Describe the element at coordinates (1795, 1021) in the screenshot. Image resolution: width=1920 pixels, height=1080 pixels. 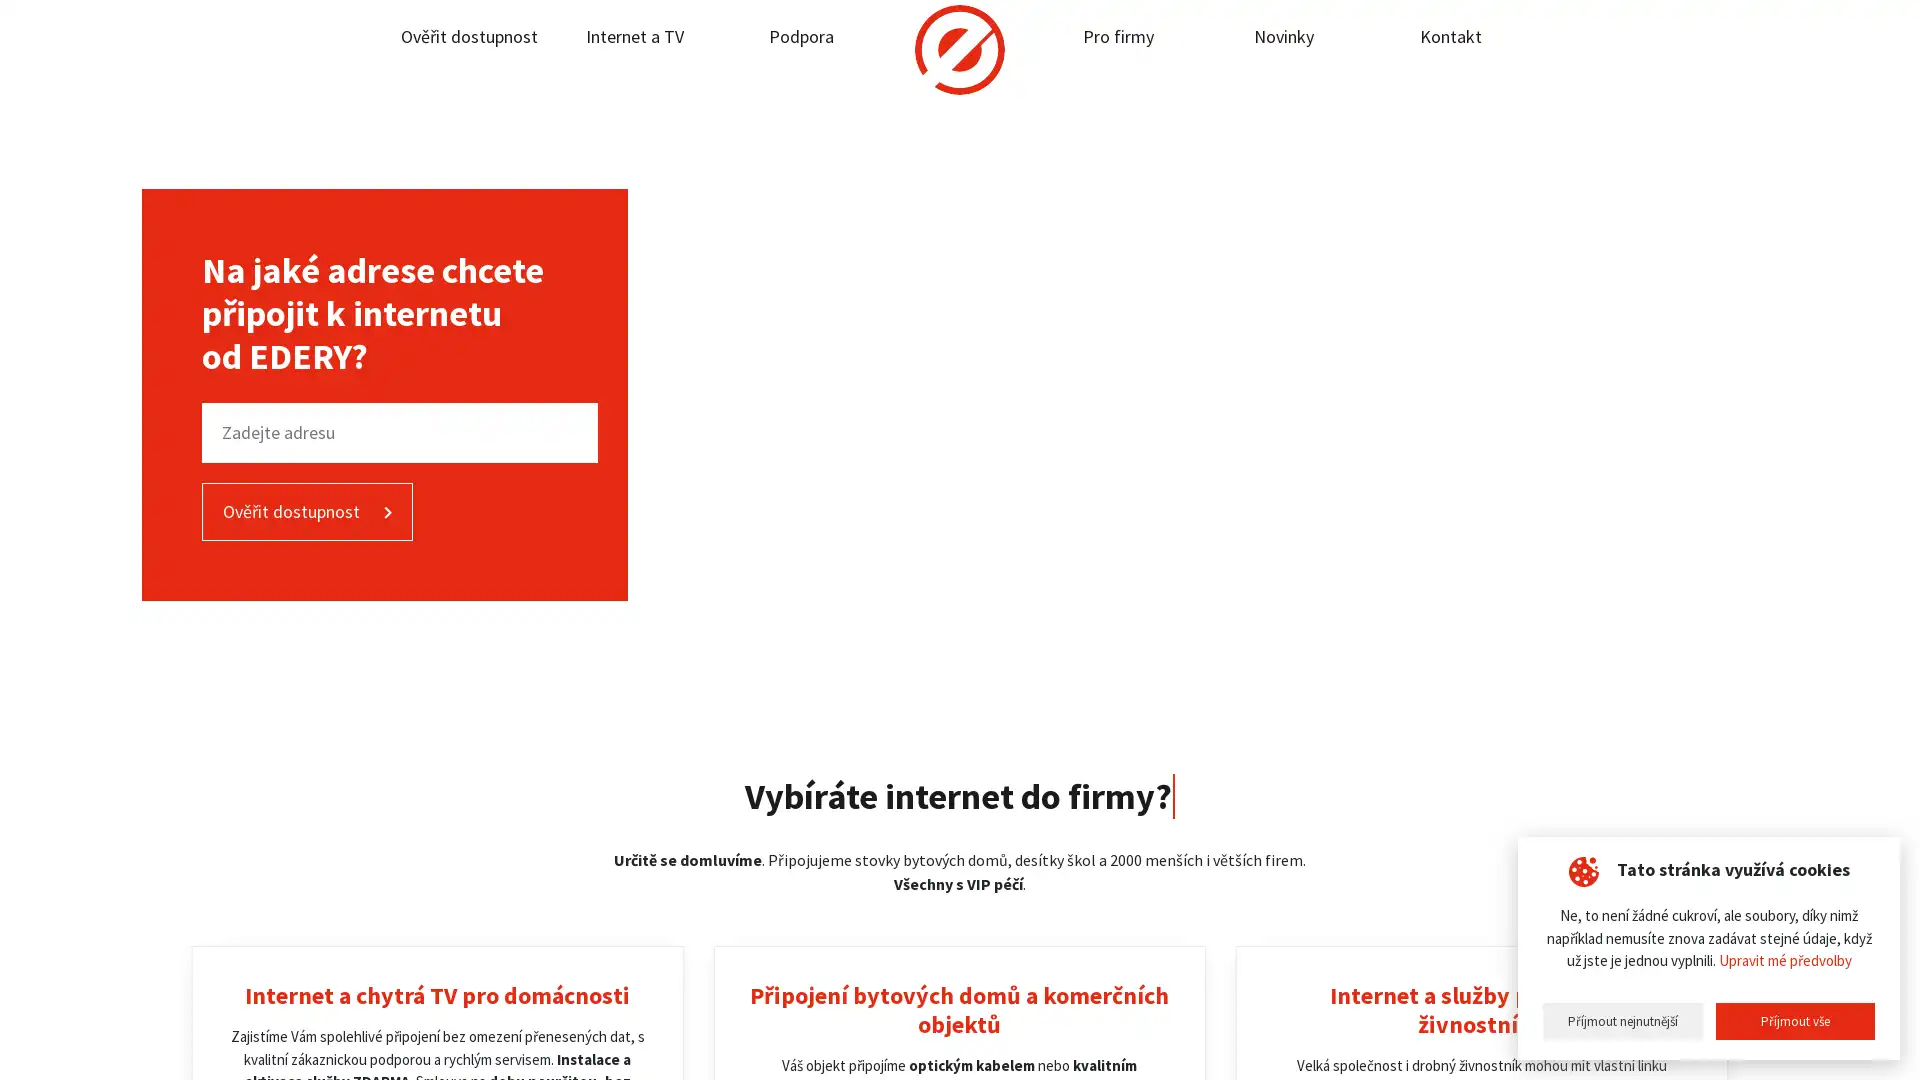
I see `Prijmout vse` at that location.